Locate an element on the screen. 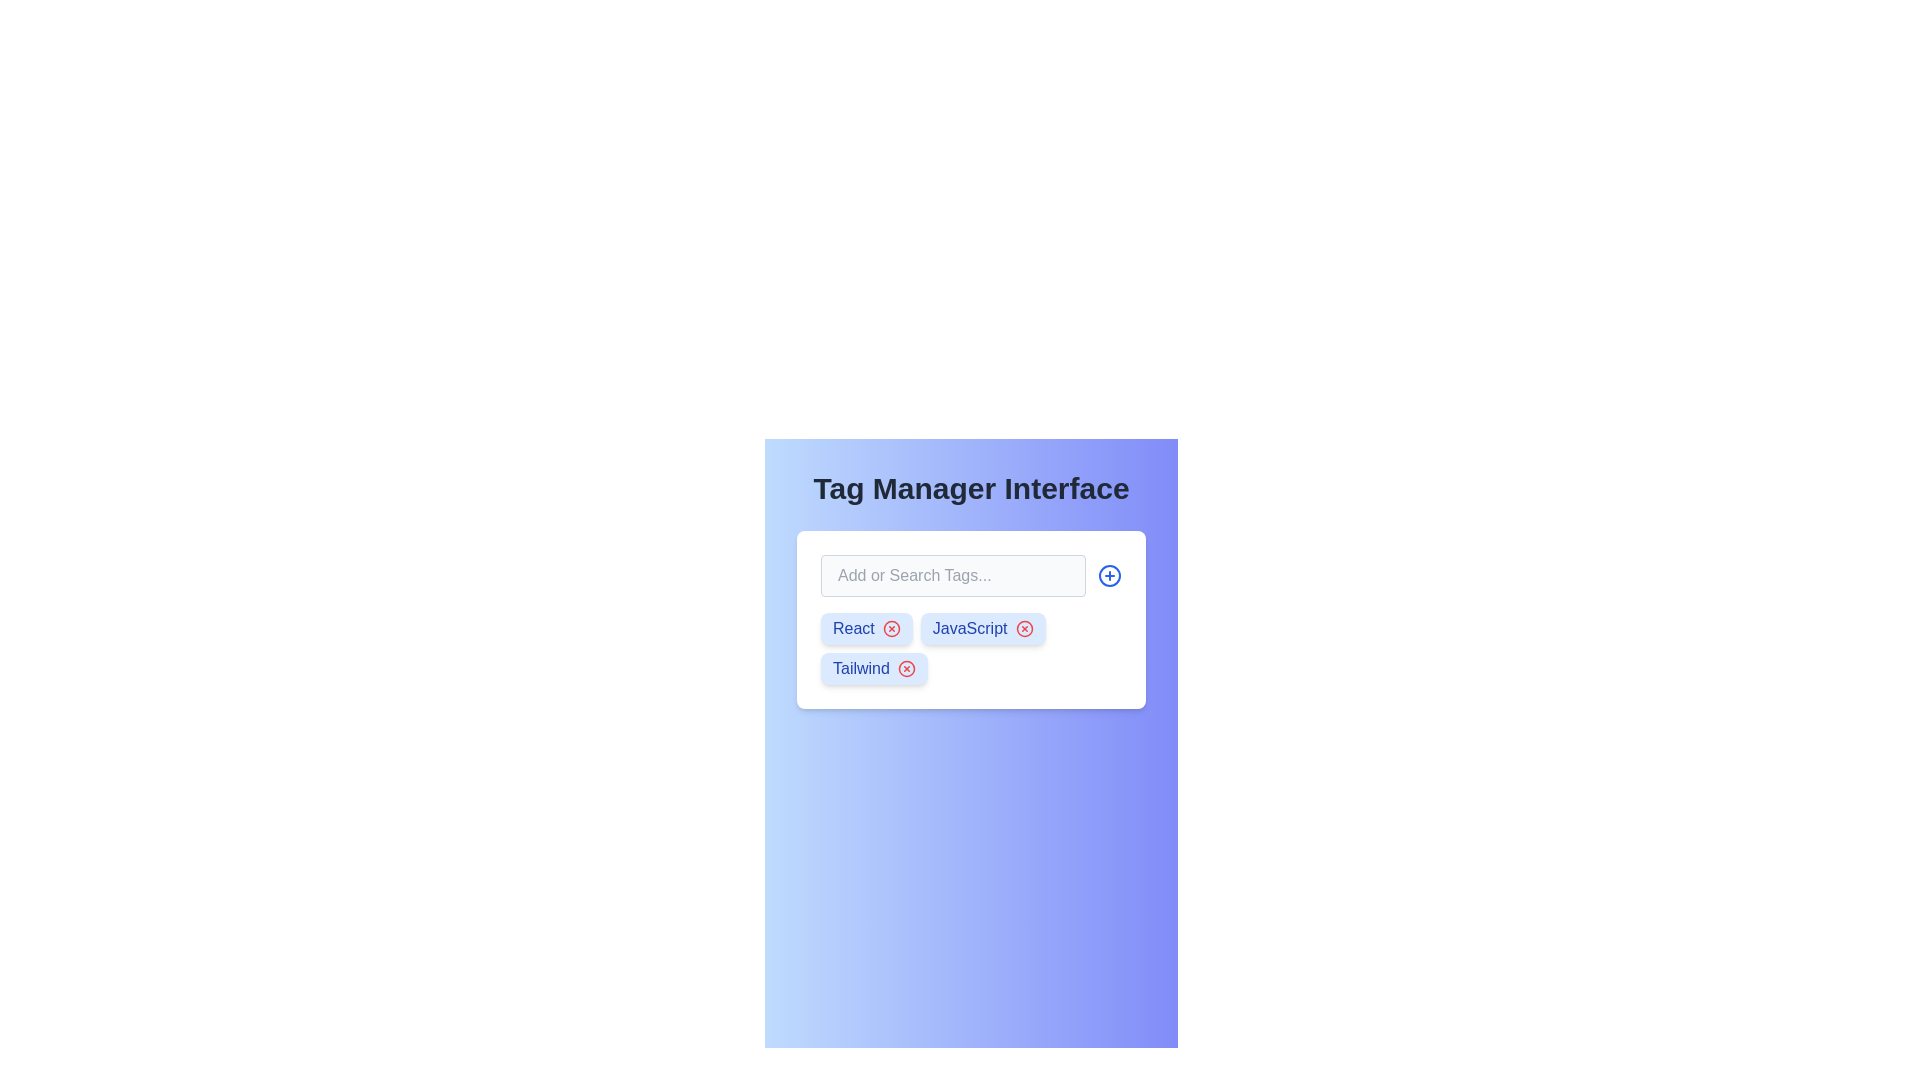 The image size is (1920, 1080). the Text Label that displays the name of the tag, located in the center of the second tag in a vertical list, which is bound on the left by a removable icon is located at coordinates (970, 627).